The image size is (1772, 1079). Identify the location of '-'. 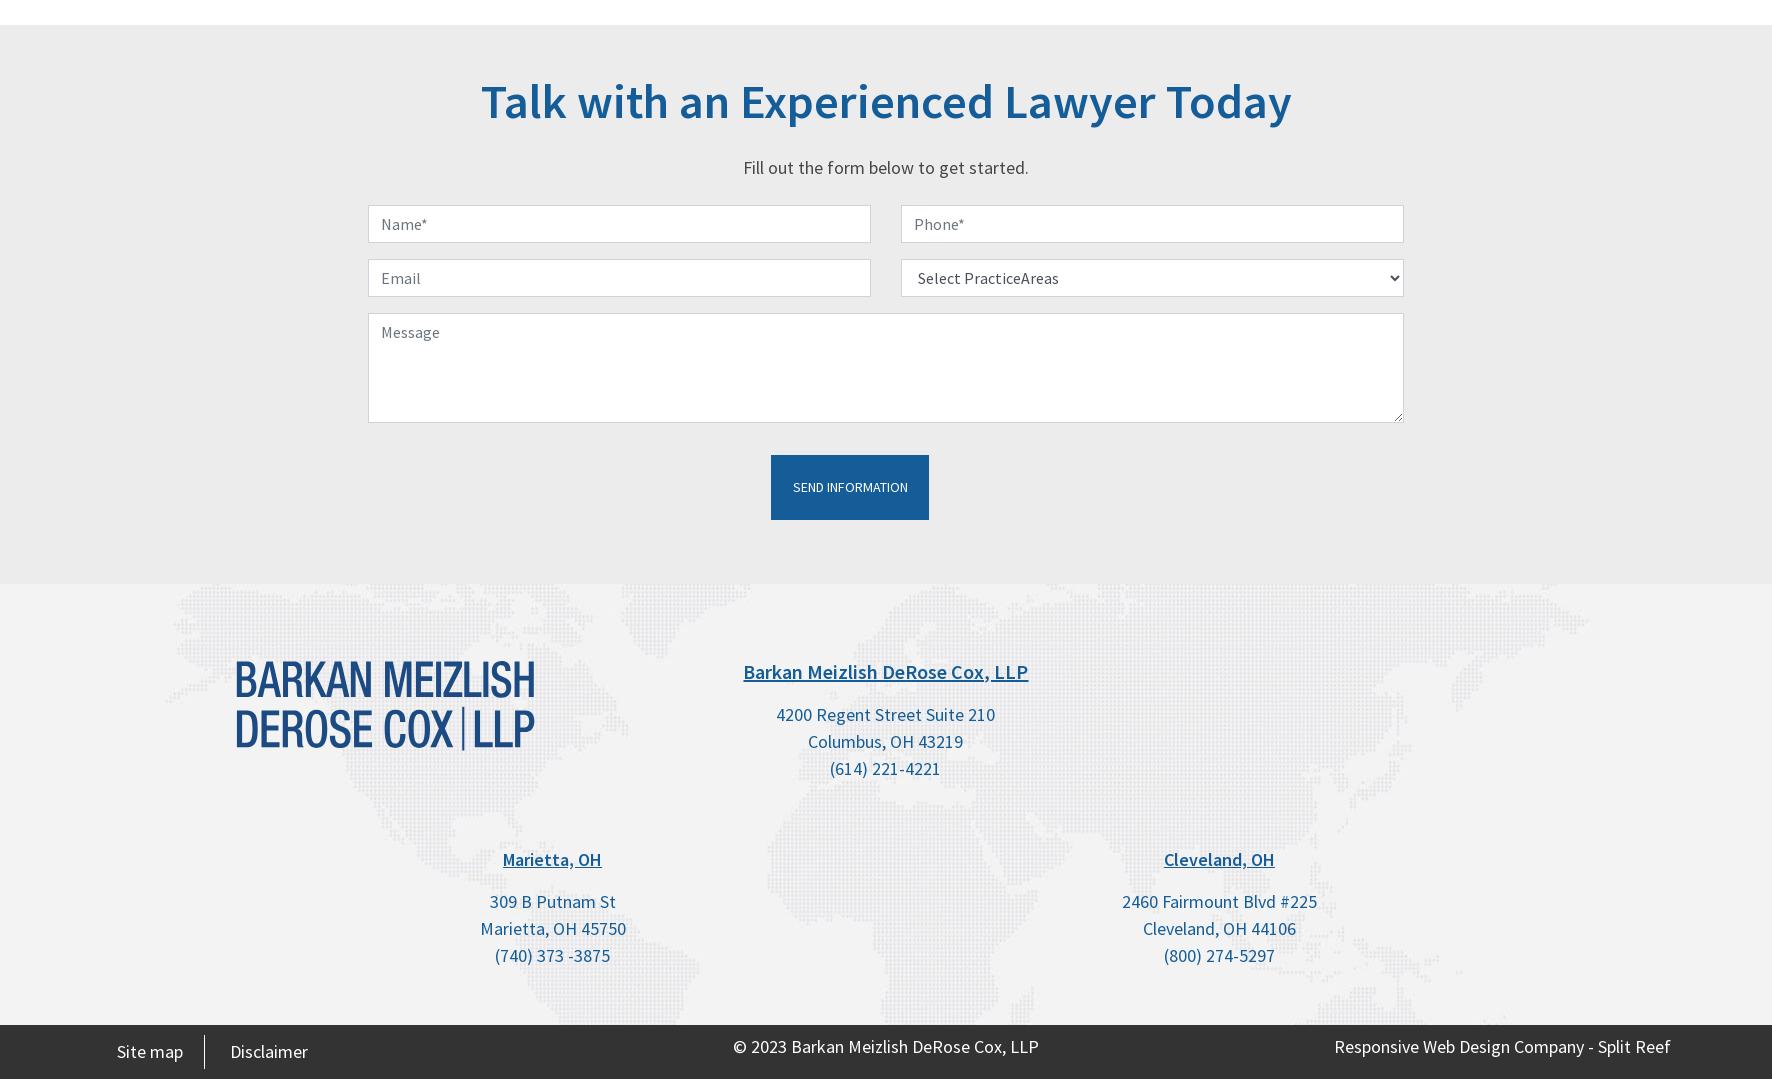
(1589, 1044).